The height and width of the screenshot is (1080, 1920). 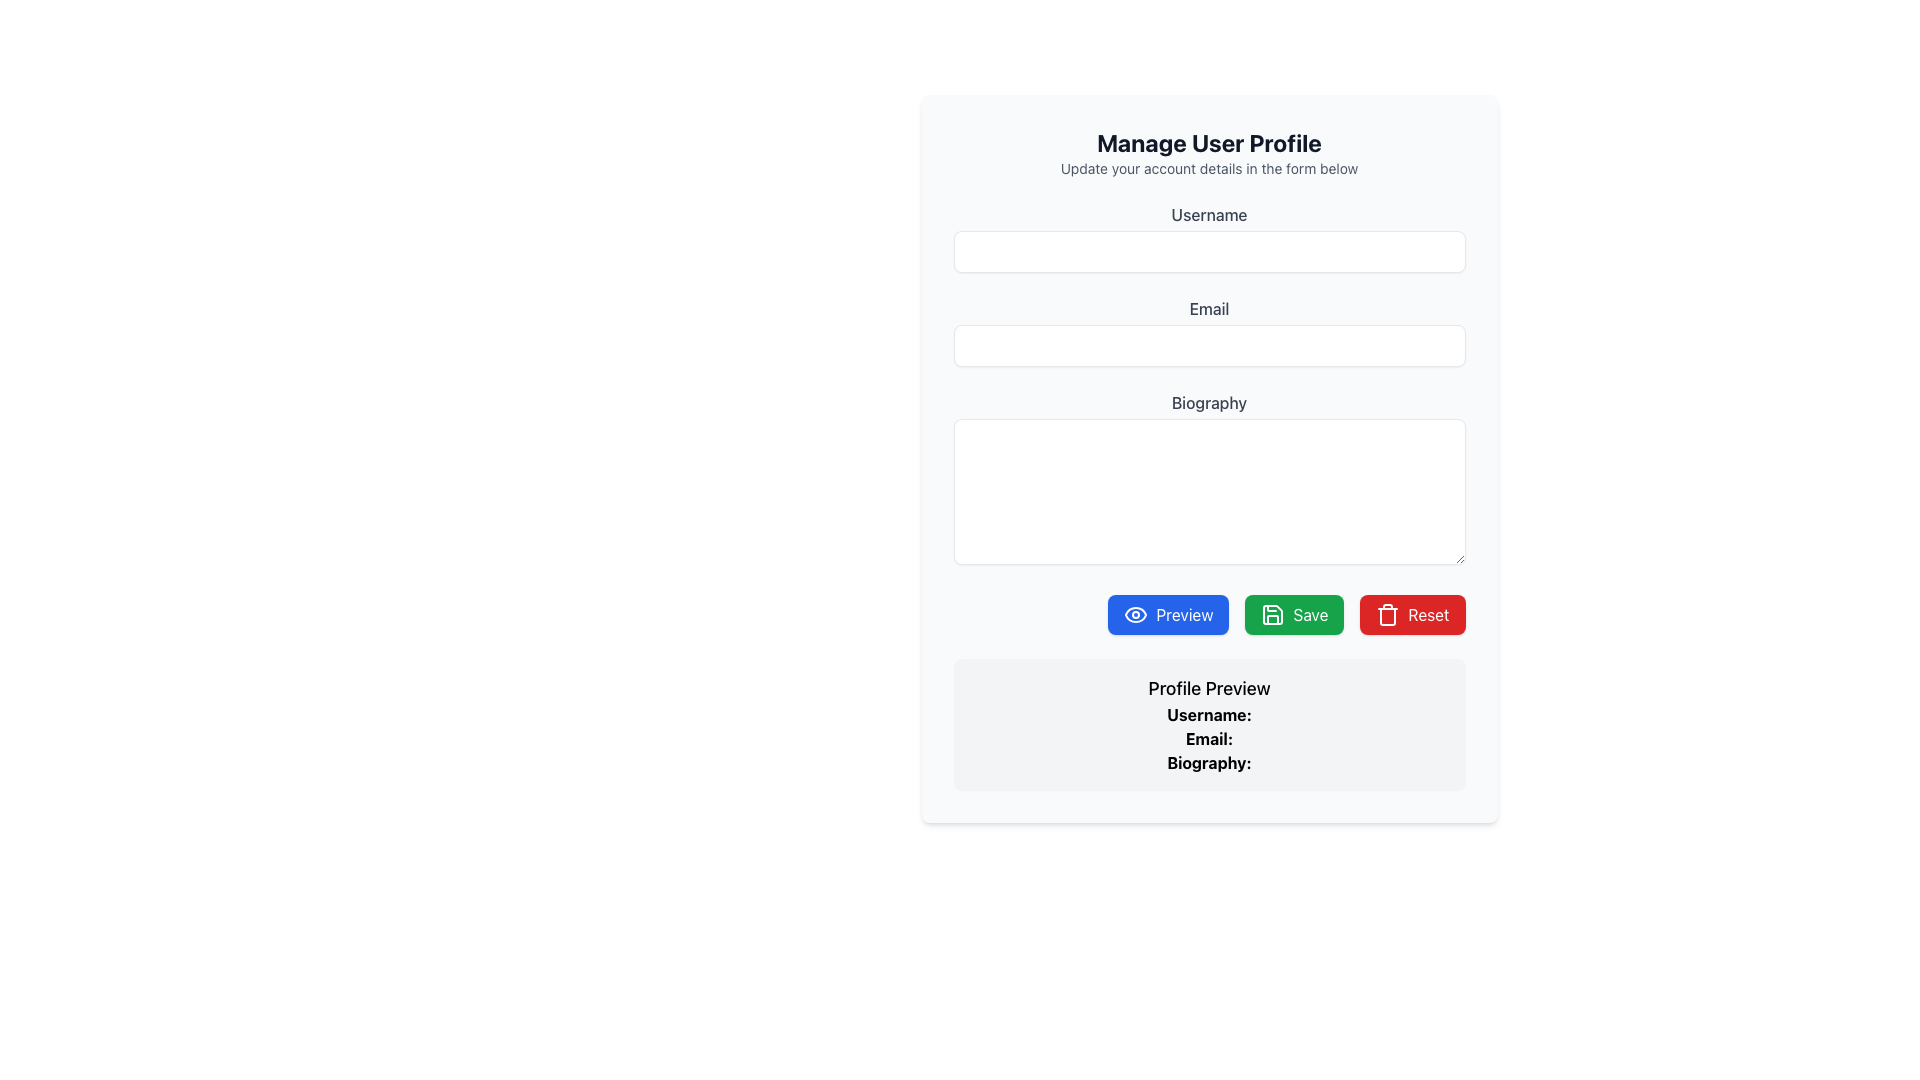 I want to click on the Static Text Label that provides a descriptor for the associated email address field in the Profile Preview section, so click(x=1208, y=739).